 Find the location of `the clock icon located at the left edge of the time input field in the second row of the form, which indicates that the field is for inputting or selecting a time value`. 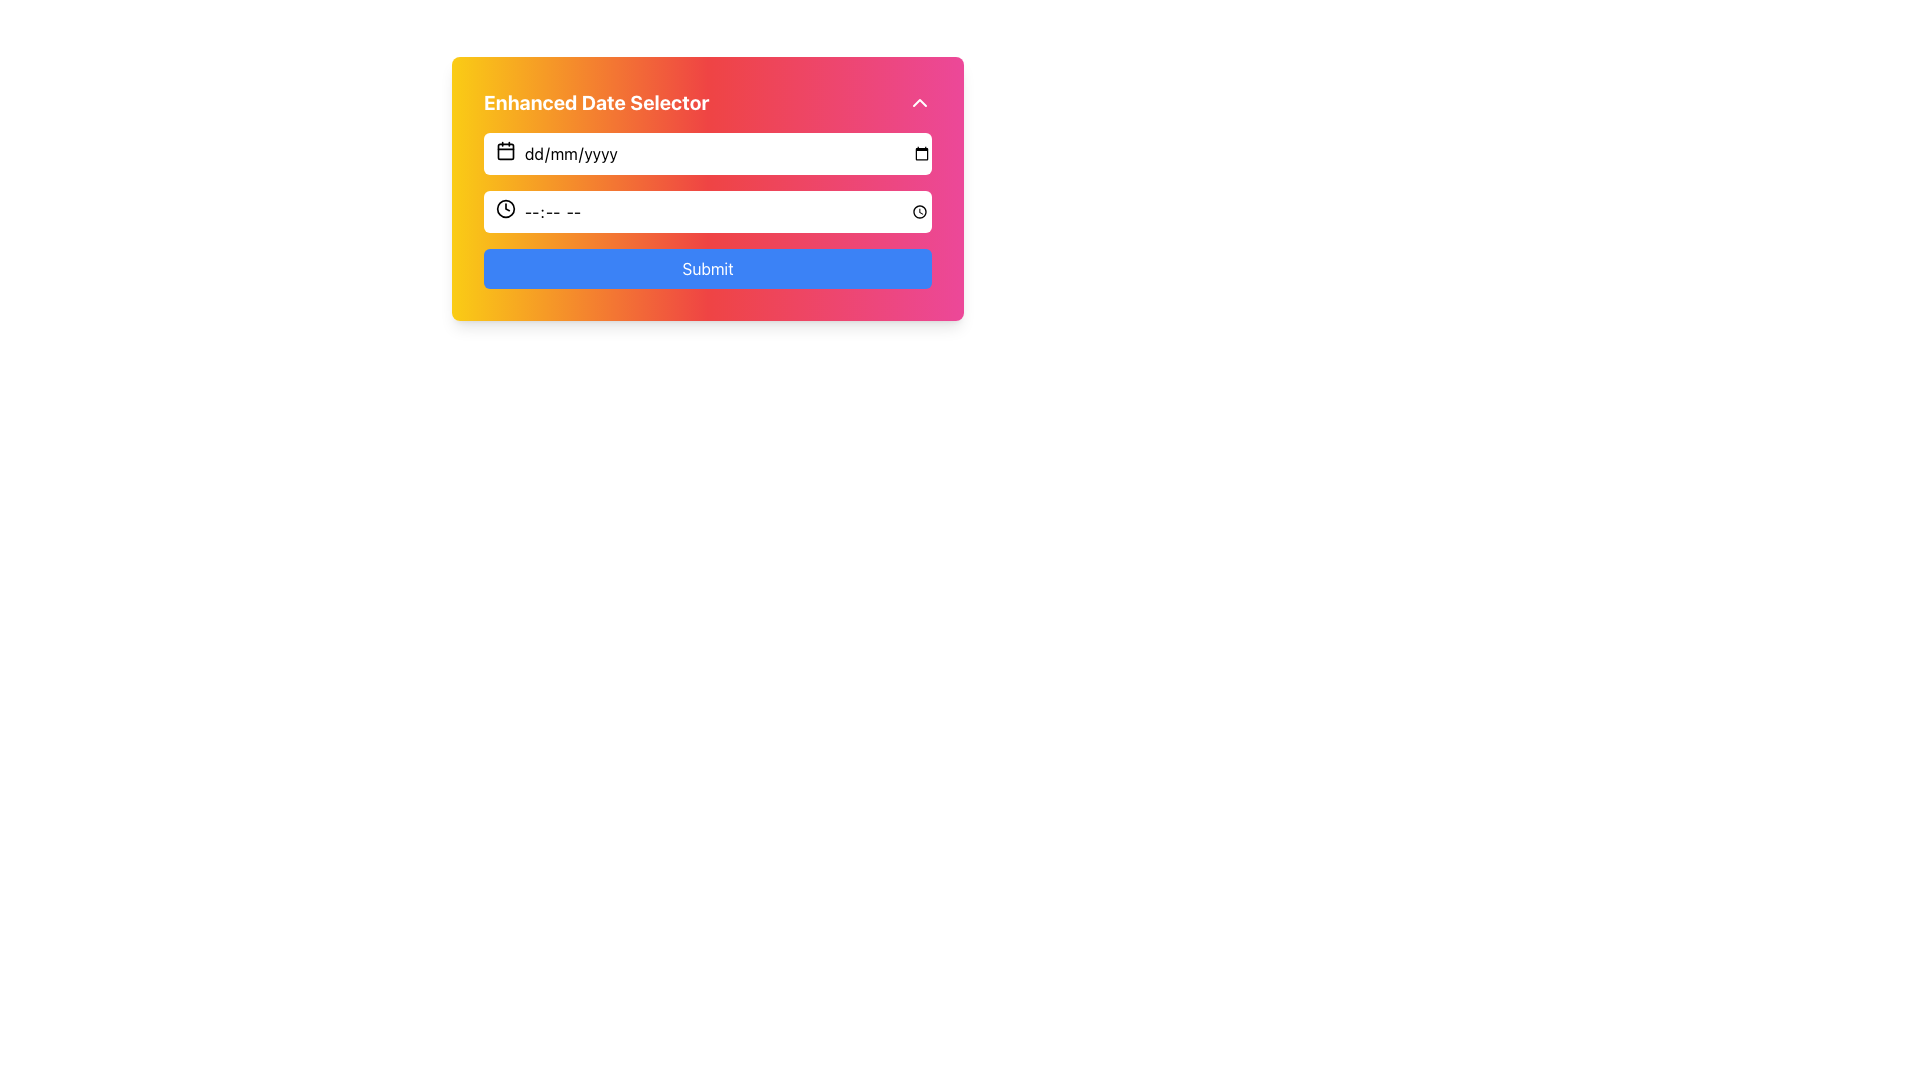

the clock icon located at the left edge of the time input field in the second row of the form, which indicates that the field is for inputting or selecting a time value is located at coordinates (505, 208).